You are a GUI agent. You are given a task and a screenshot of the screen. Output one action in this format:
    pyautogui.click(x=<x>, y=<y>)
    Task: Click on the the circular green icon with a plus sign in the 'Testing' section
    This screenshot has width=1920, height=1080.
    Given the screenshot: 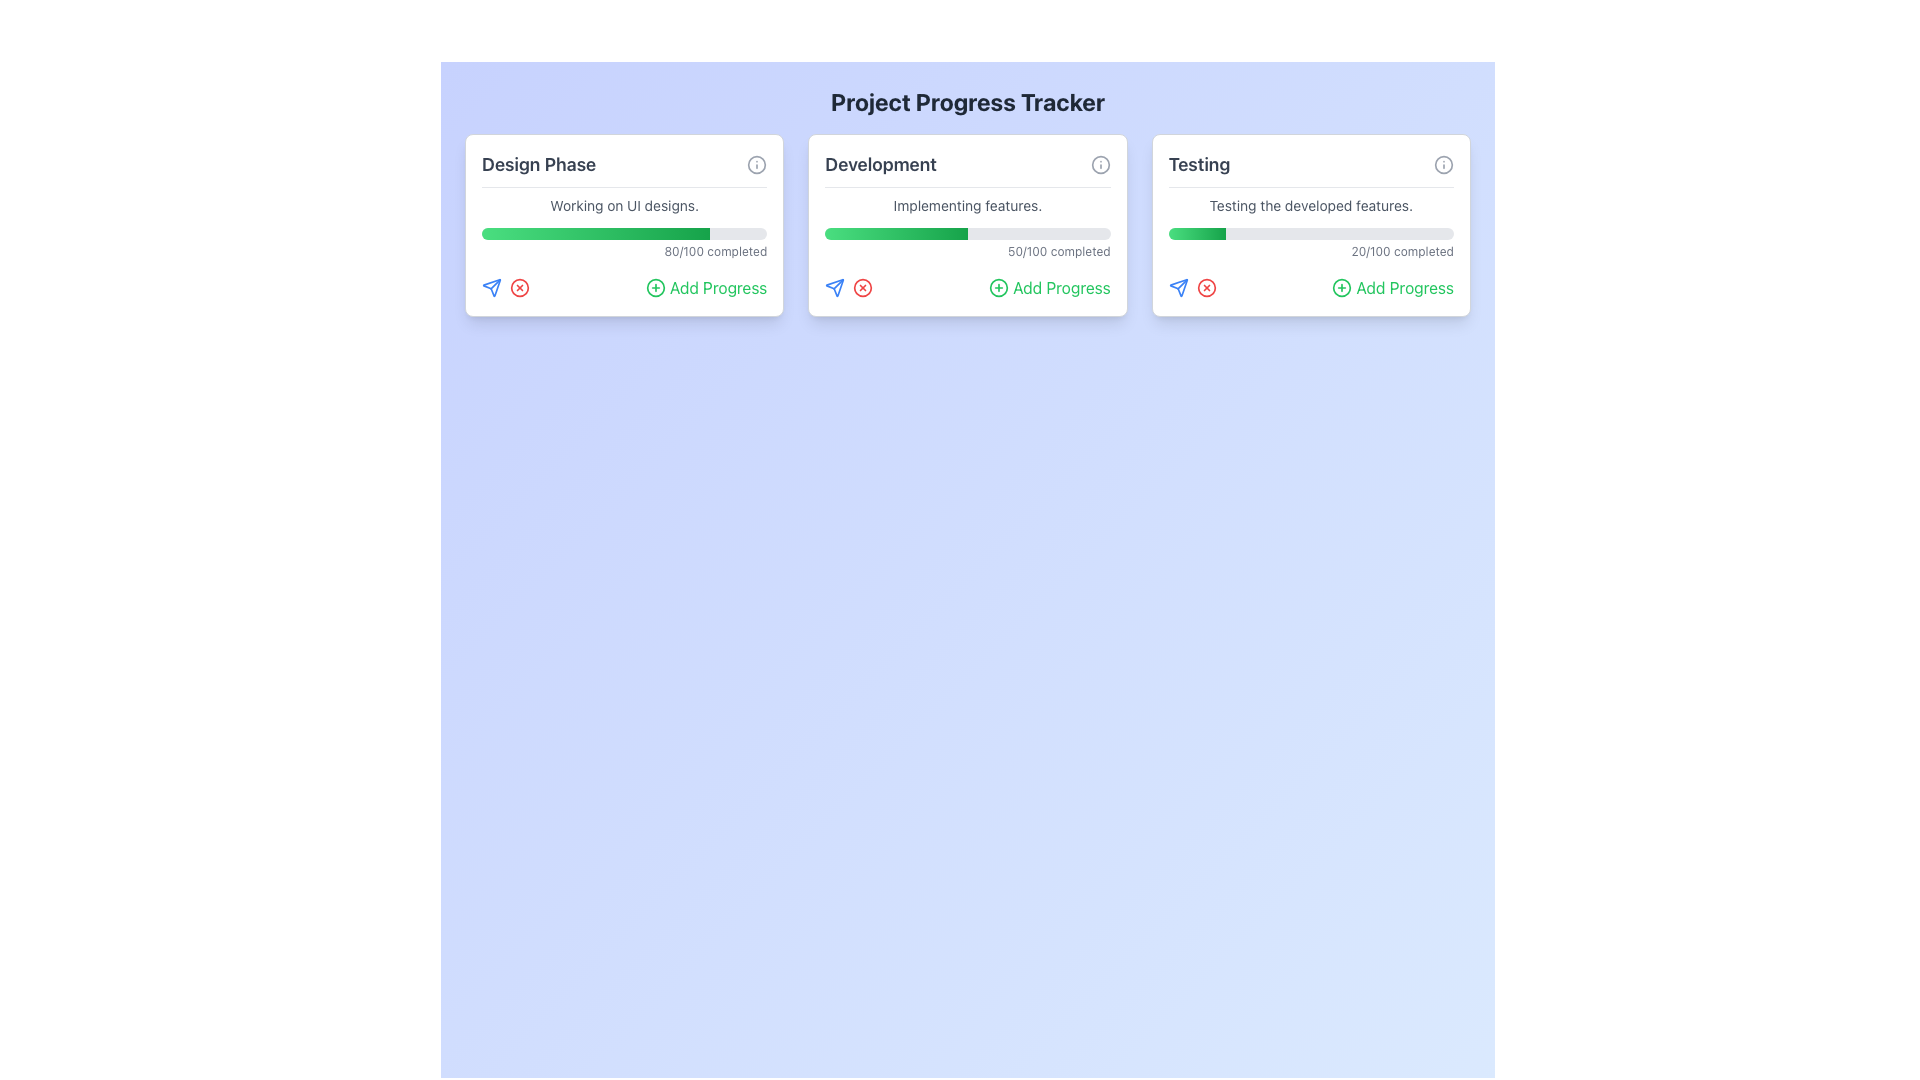 What is the action you would take?
    pyautogui.click(x=1342, y=288)
    